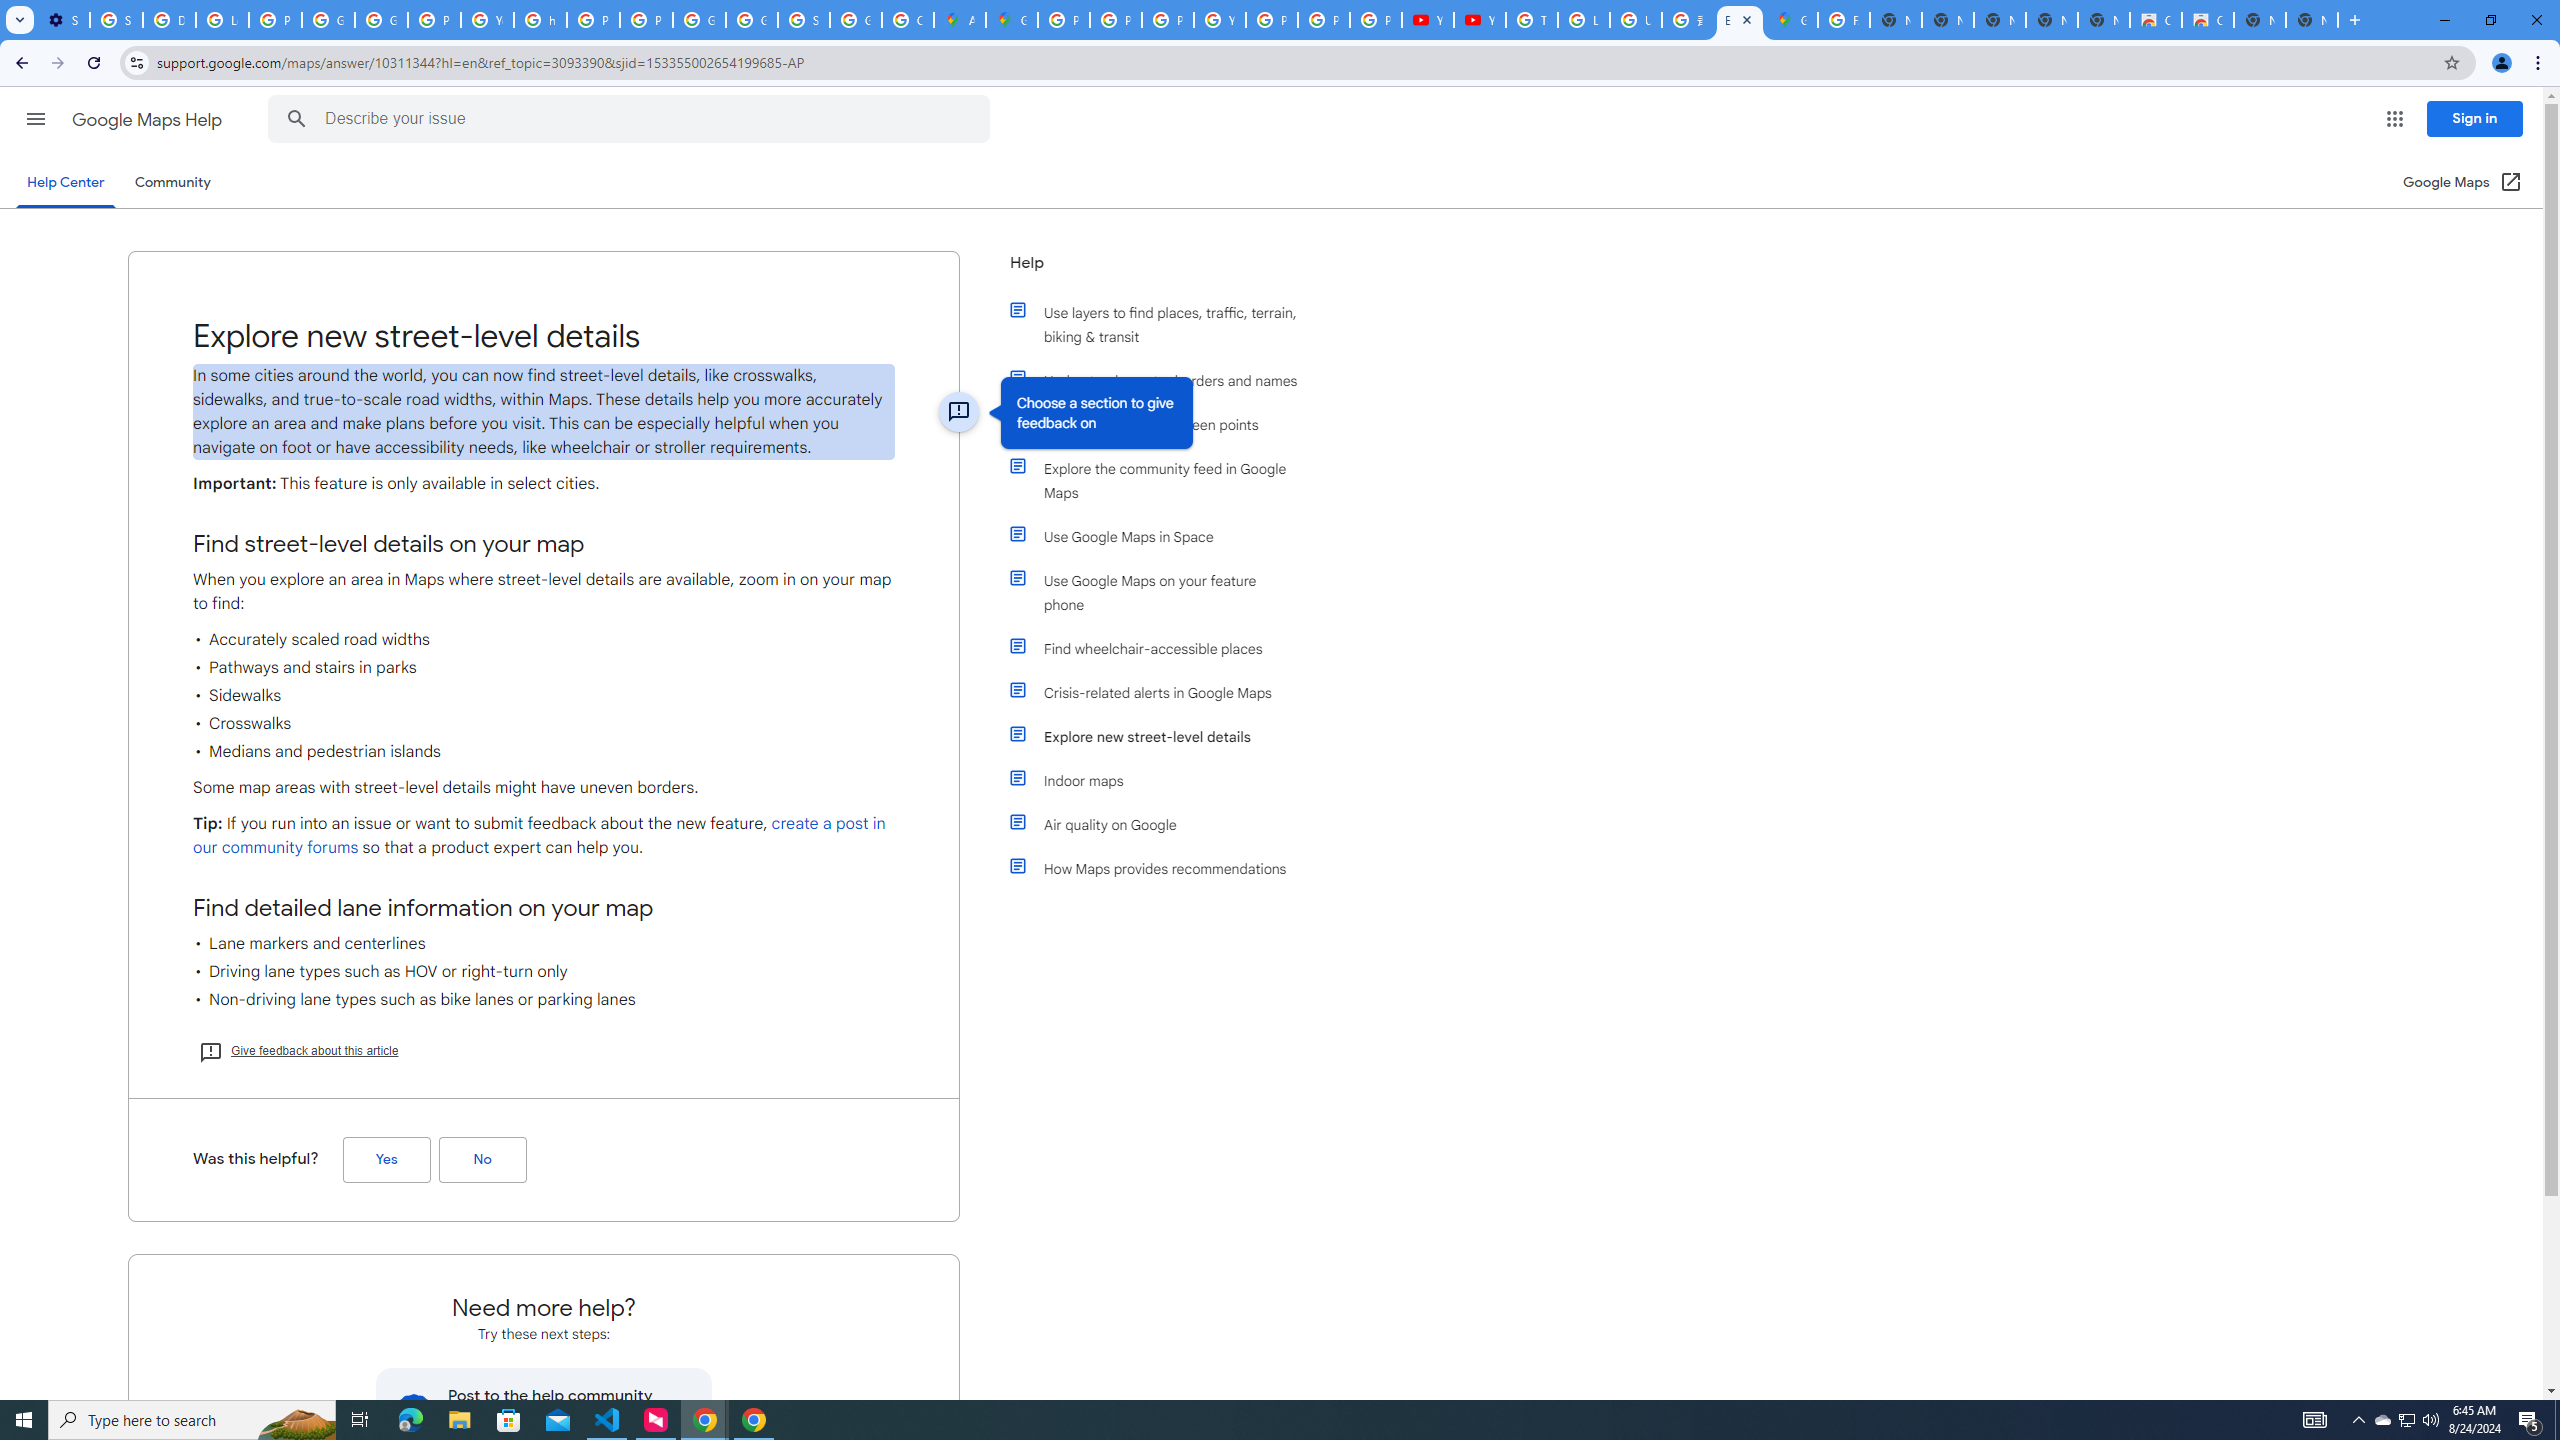  Describe the element at coordinates (386, 1160) in the screenshot. I see `'Yes (Was this helpful?)'` at that location.